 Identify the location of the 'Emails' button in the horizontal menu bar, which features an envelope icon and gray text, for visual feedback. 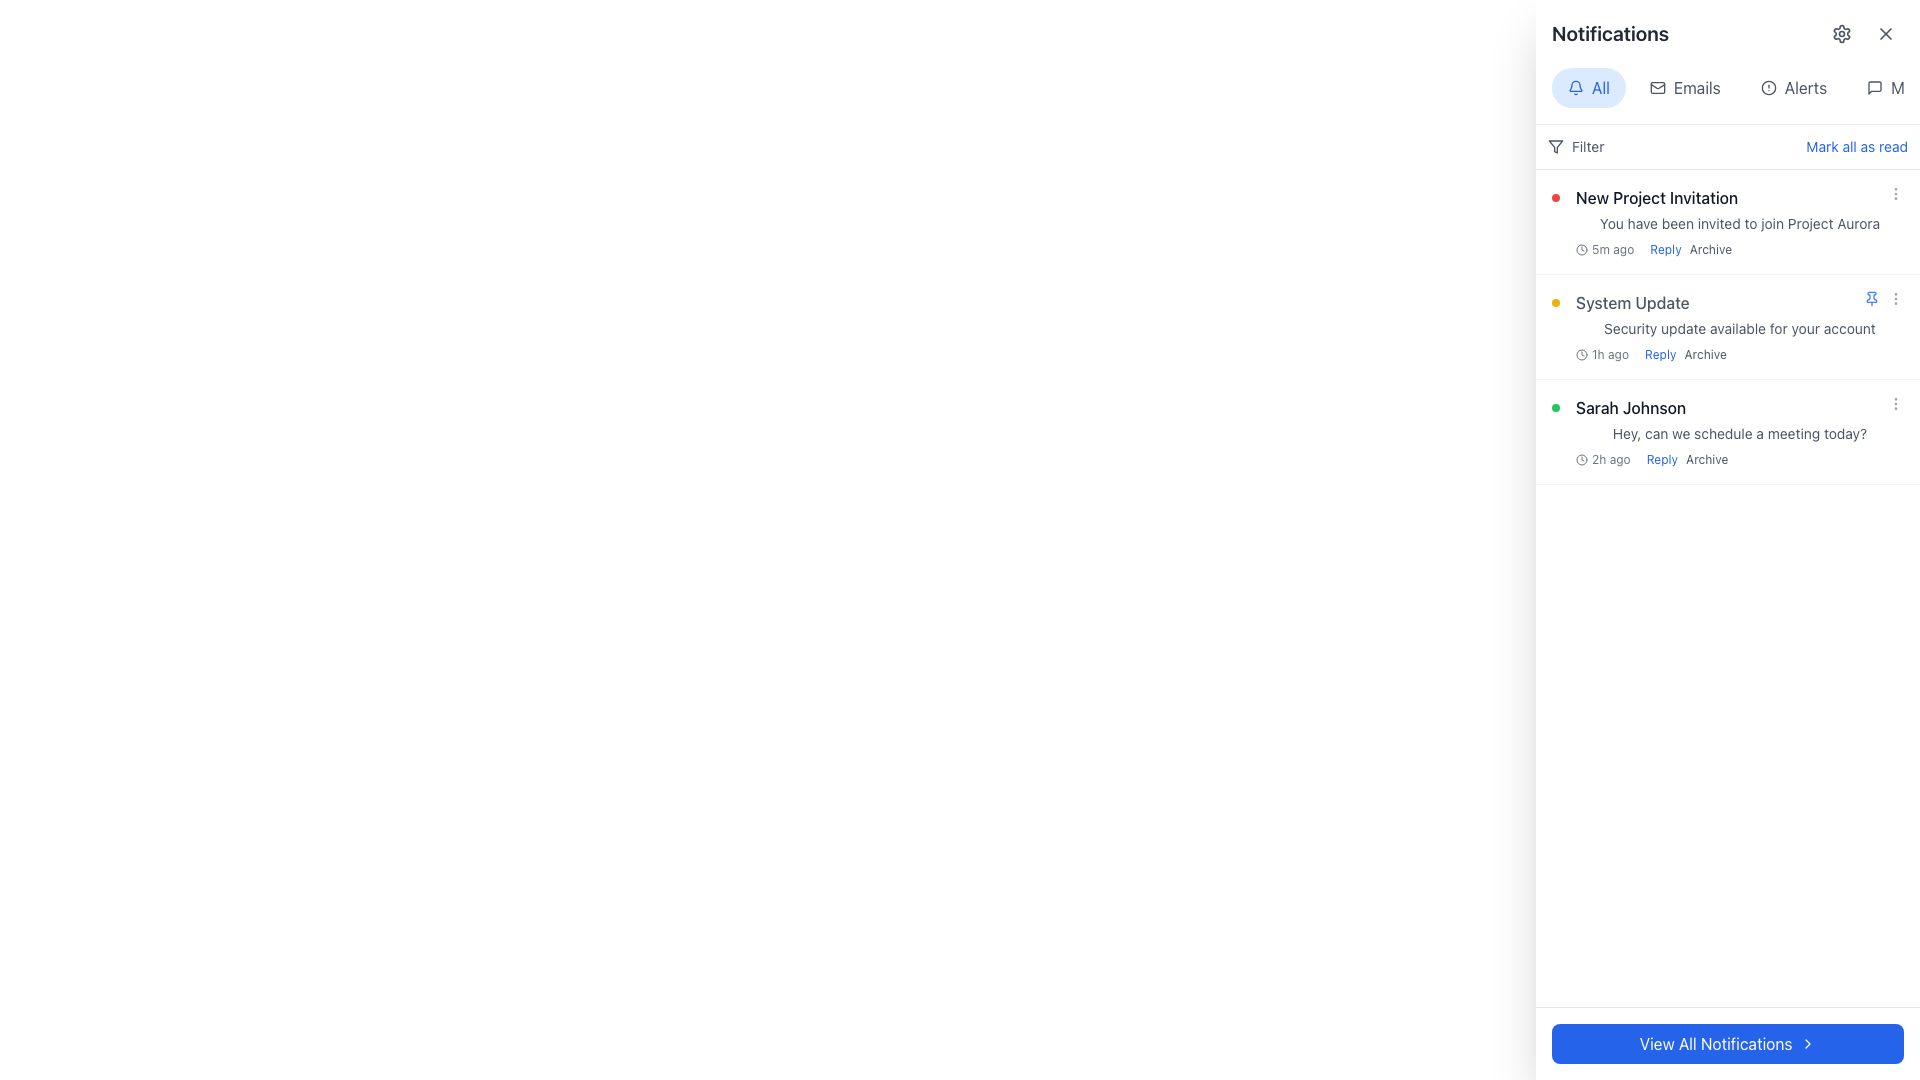
(1684, 87).